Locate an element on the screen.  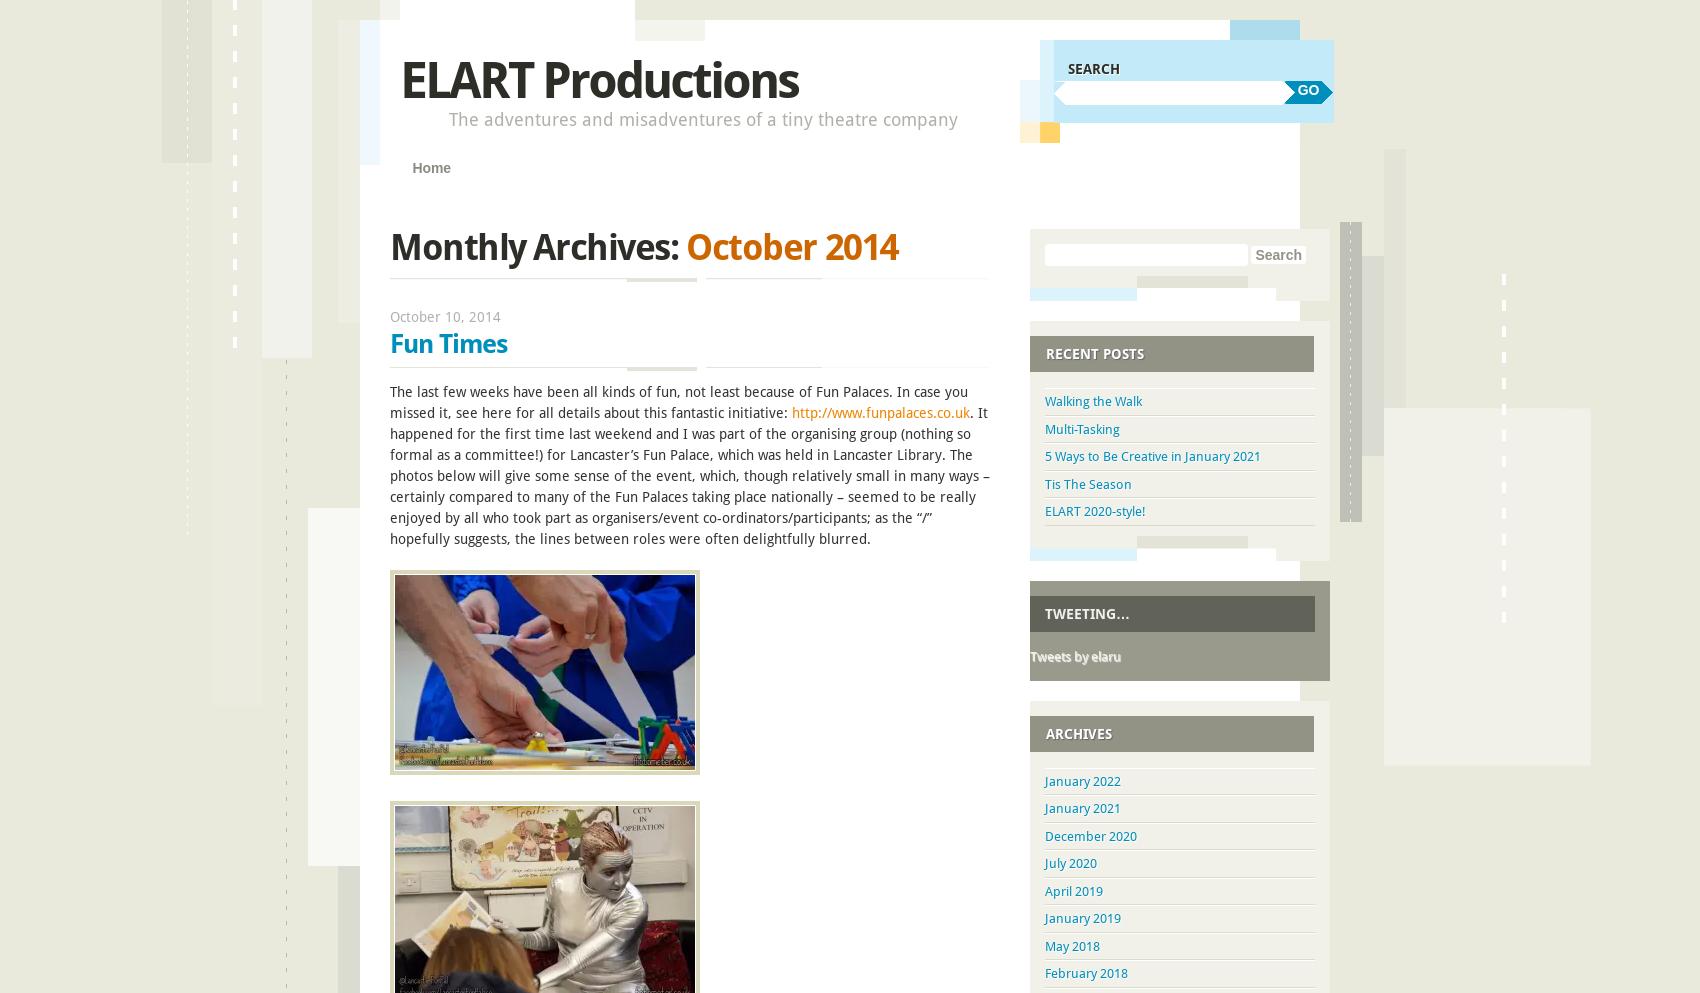
'GO' is located at coordinates (1307, 88).